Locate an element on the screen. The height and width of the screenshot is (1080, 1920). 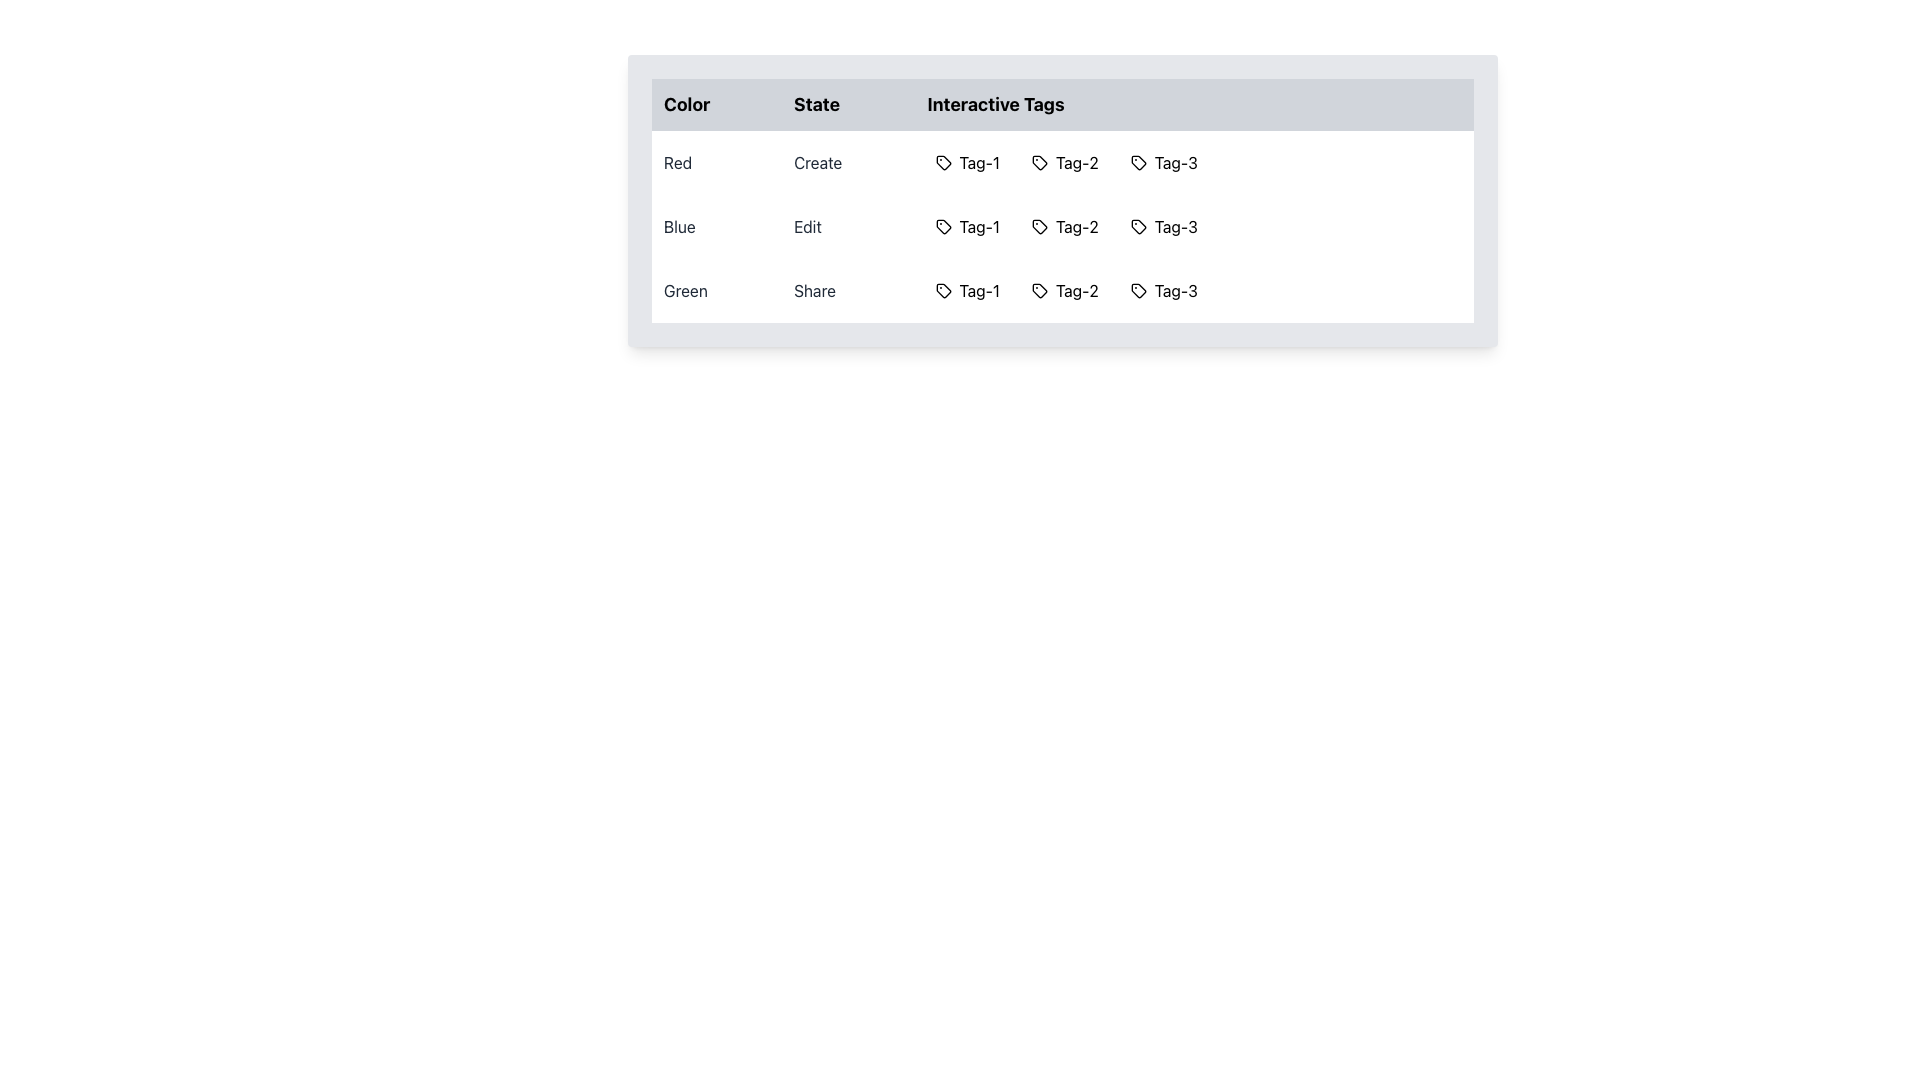
the third interactive tag icon in the 'Interactive Tags' column of the first row, which represents the 'Red' color and 'Create' state is located at coordinates (1138, 161).